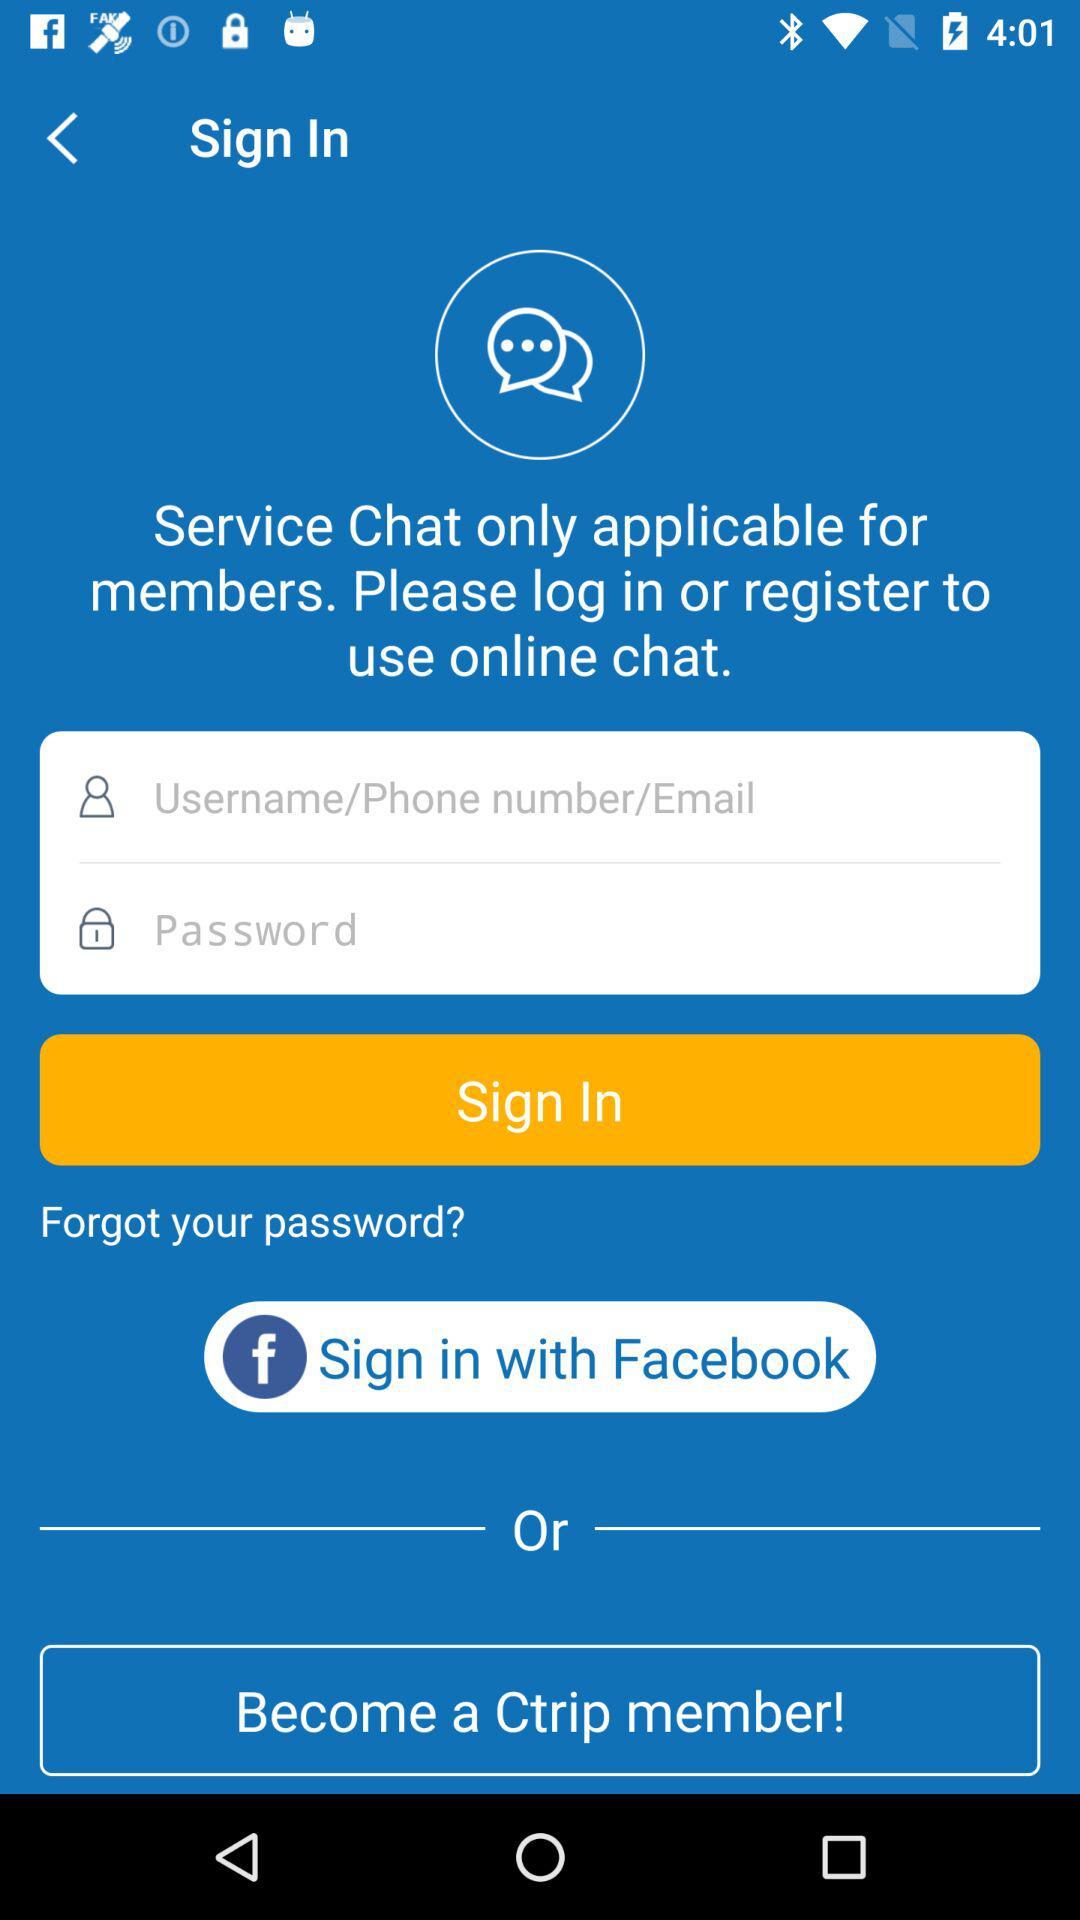 The width and height of the screenshot is (1080, 1920). What do you see at coordinates (540, 795) in the screenshot?
I see `icon below service chat only item` at bounding box center [540, 795].